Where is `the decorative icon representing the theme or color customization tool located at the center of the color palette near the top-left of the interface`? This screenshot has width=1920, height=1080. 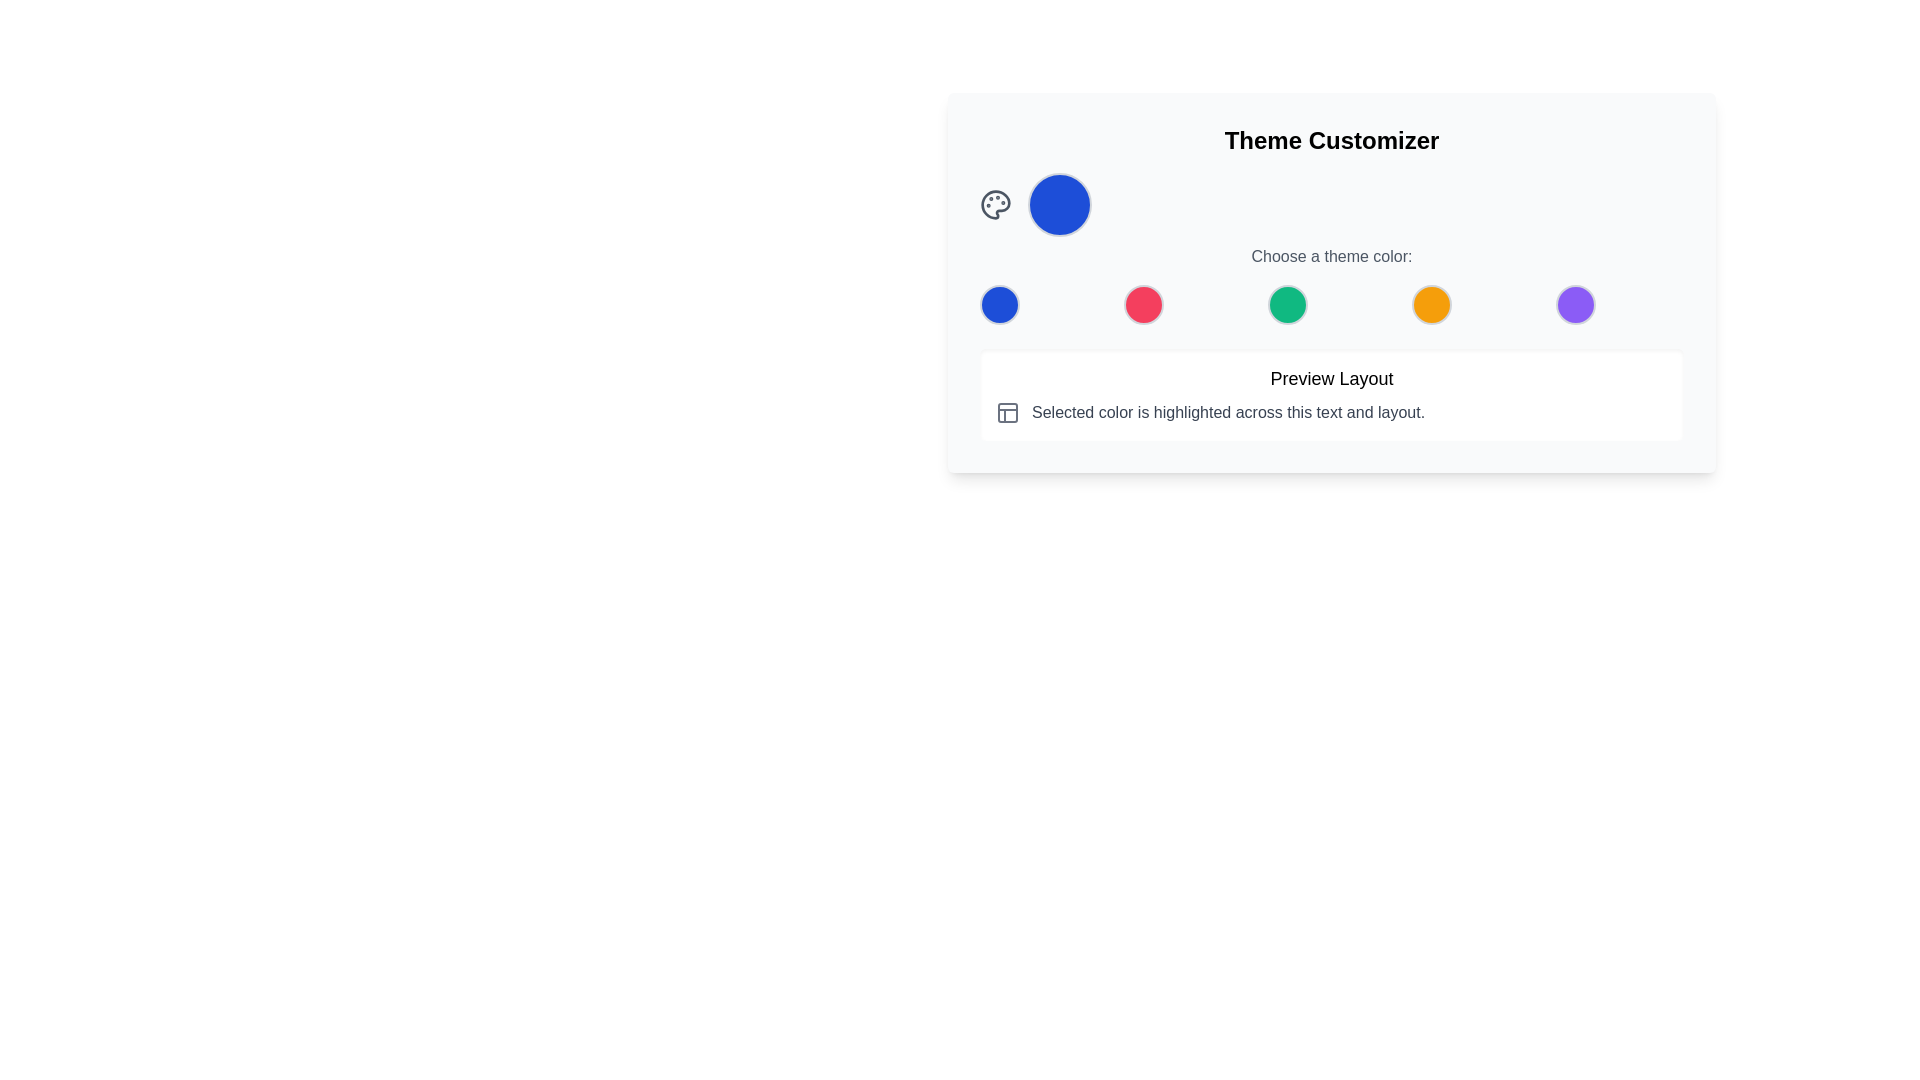 the decorative icon representing the theme or color customization tool located at the center of the color palette near the top-left of the interface is located at coordinates (995, 204).